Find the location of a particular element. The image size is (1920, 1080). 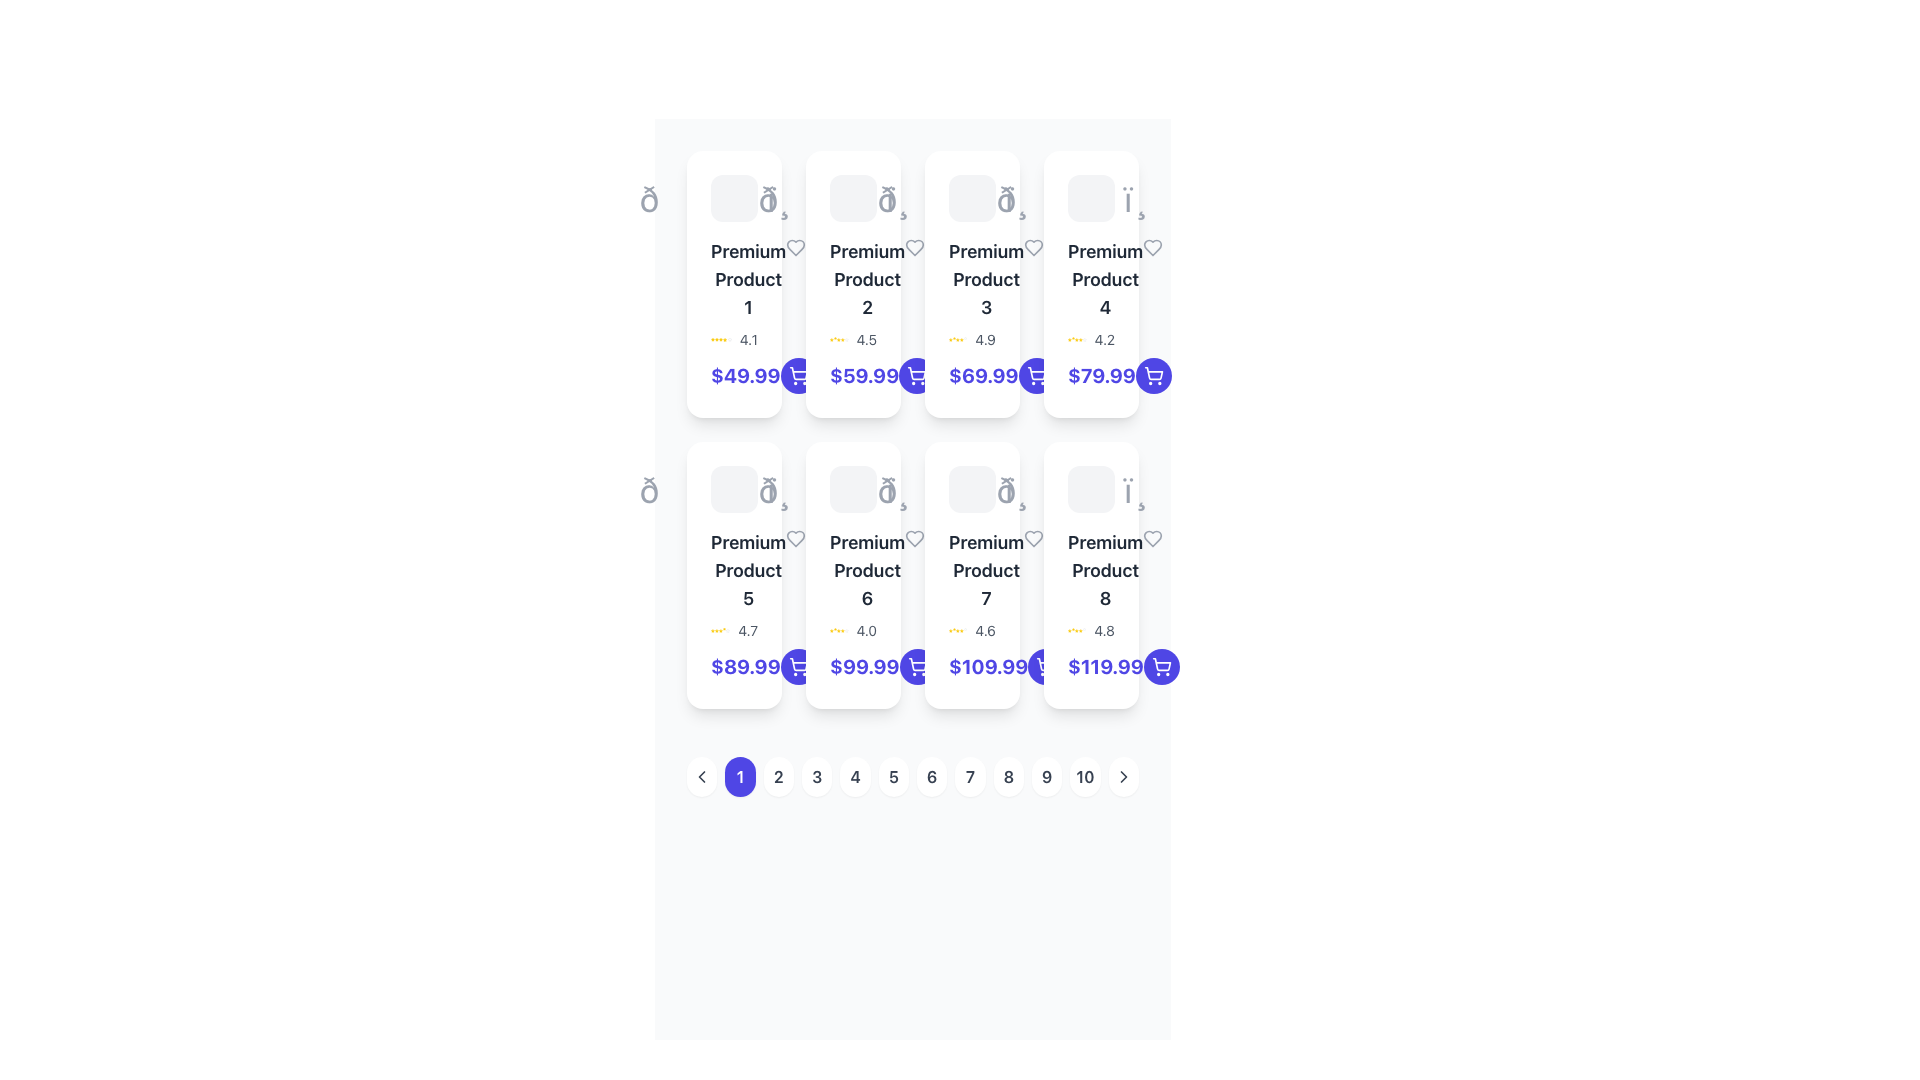

the text of the label displaying 'Premium Product 4', which is a bold, medium-large text component in dark gray, located in the top row of a product grid is located at coordinates (1104, 280).